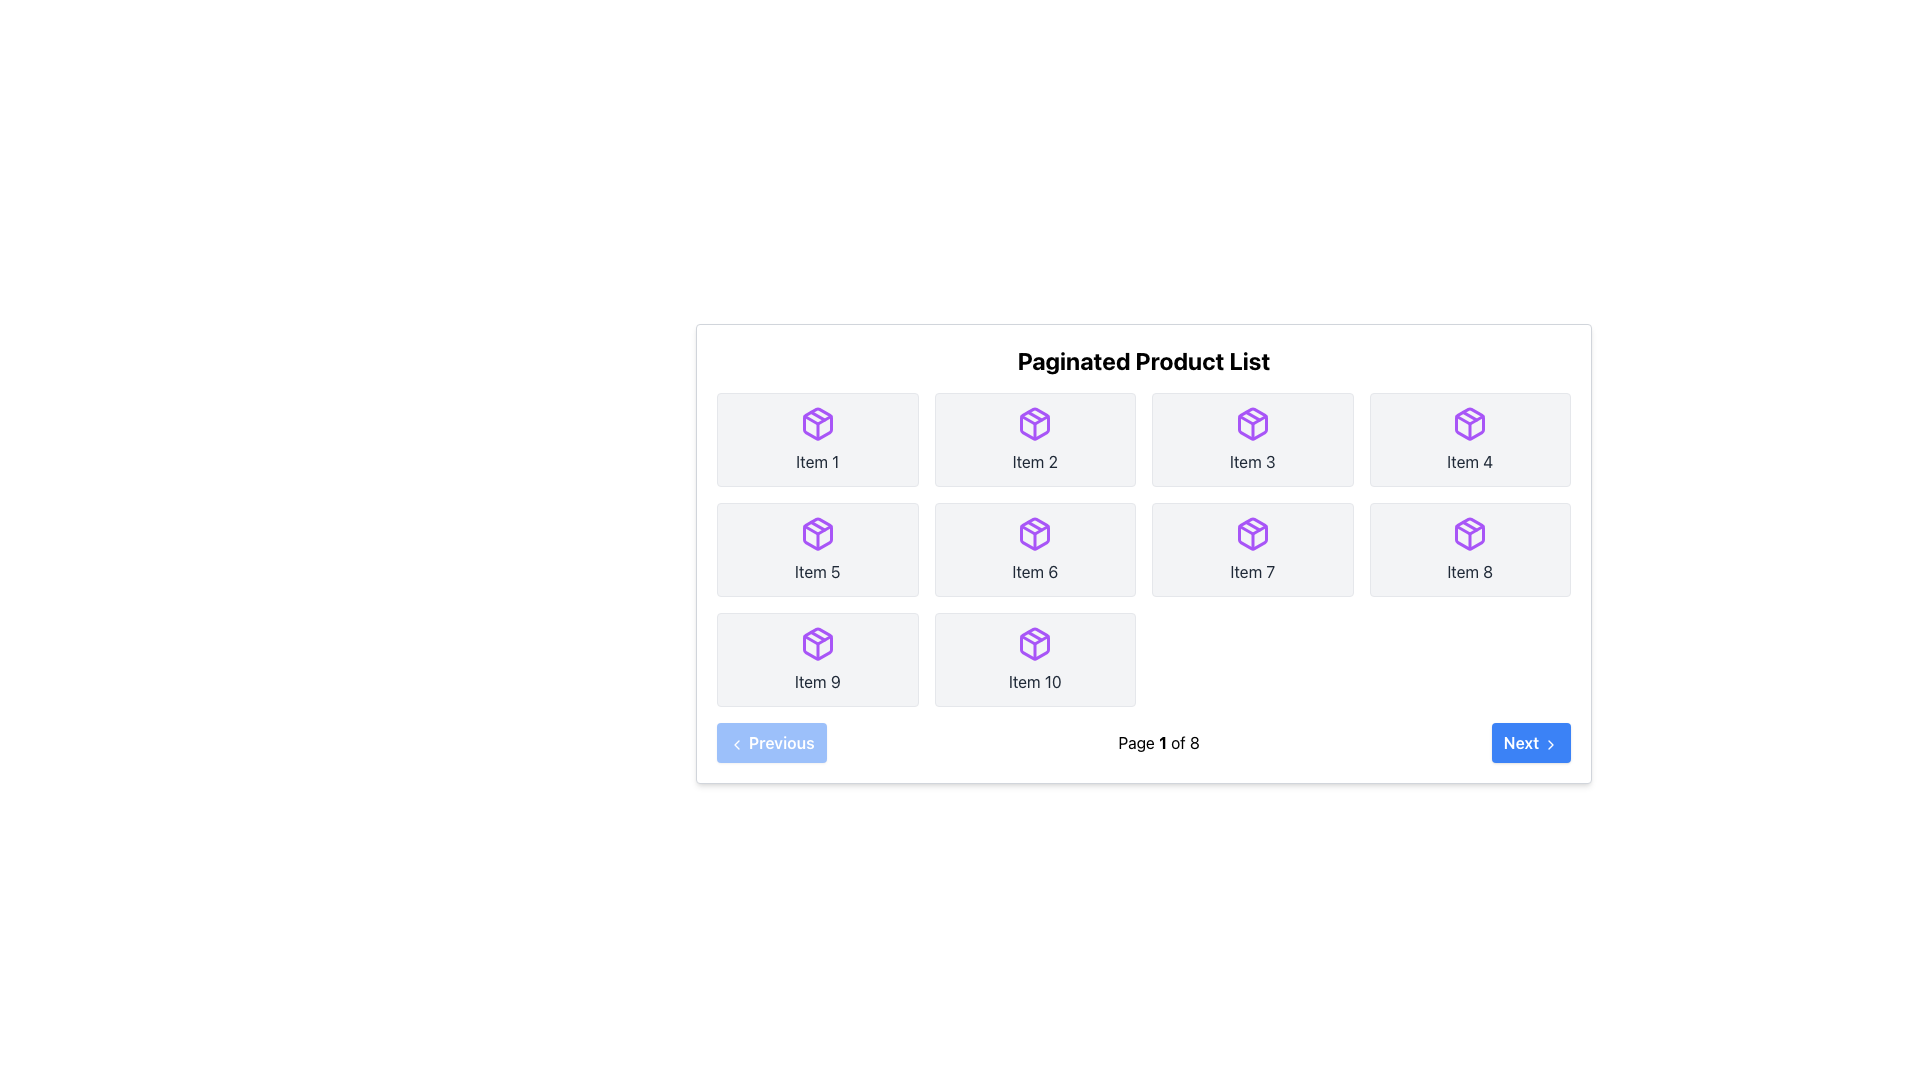 The image size is (1920, 1080). I want to click on the text label displaying 'Item 7', which is centered below a purple package icon in the grid layout under 'Paginated Product List', so click(1251, 571).